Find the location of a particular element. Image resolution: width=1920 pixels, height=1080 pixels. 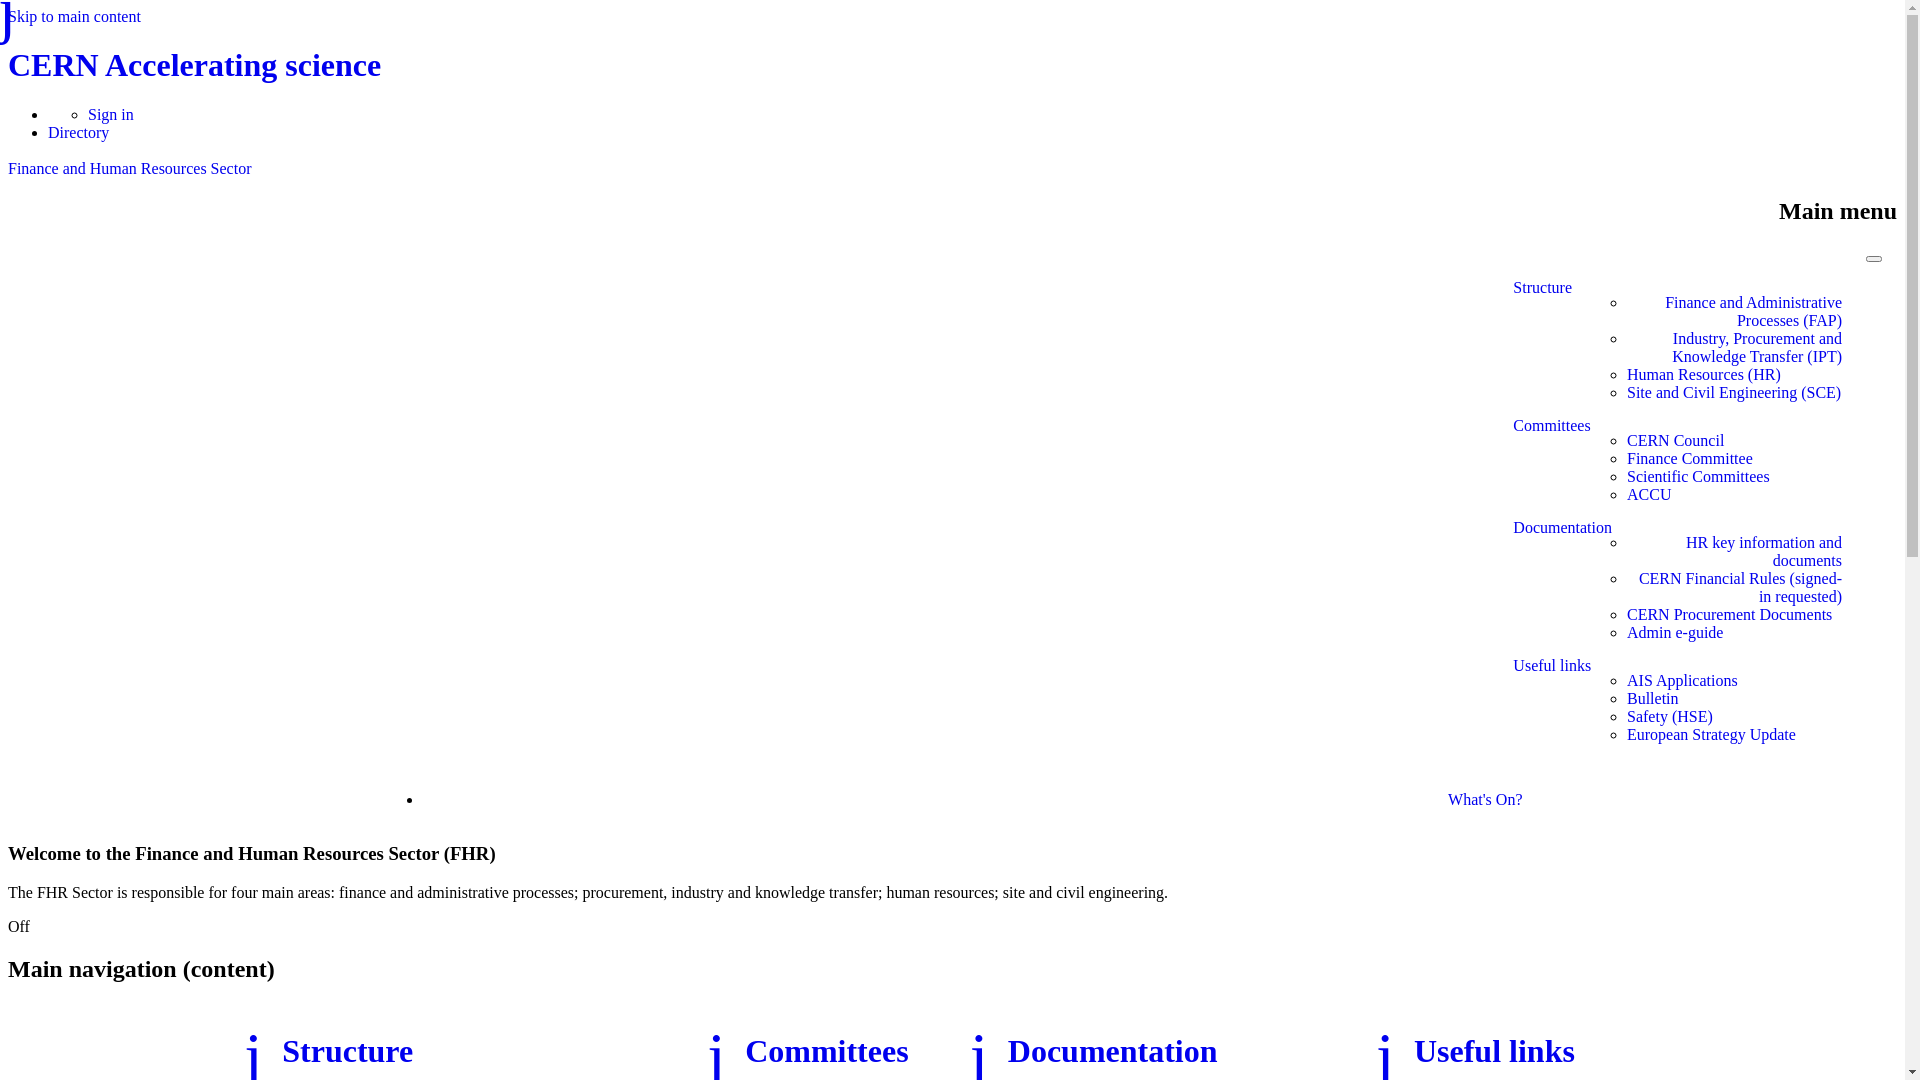

'Human Resources (HR)' is located at coordinates (1703, 374).